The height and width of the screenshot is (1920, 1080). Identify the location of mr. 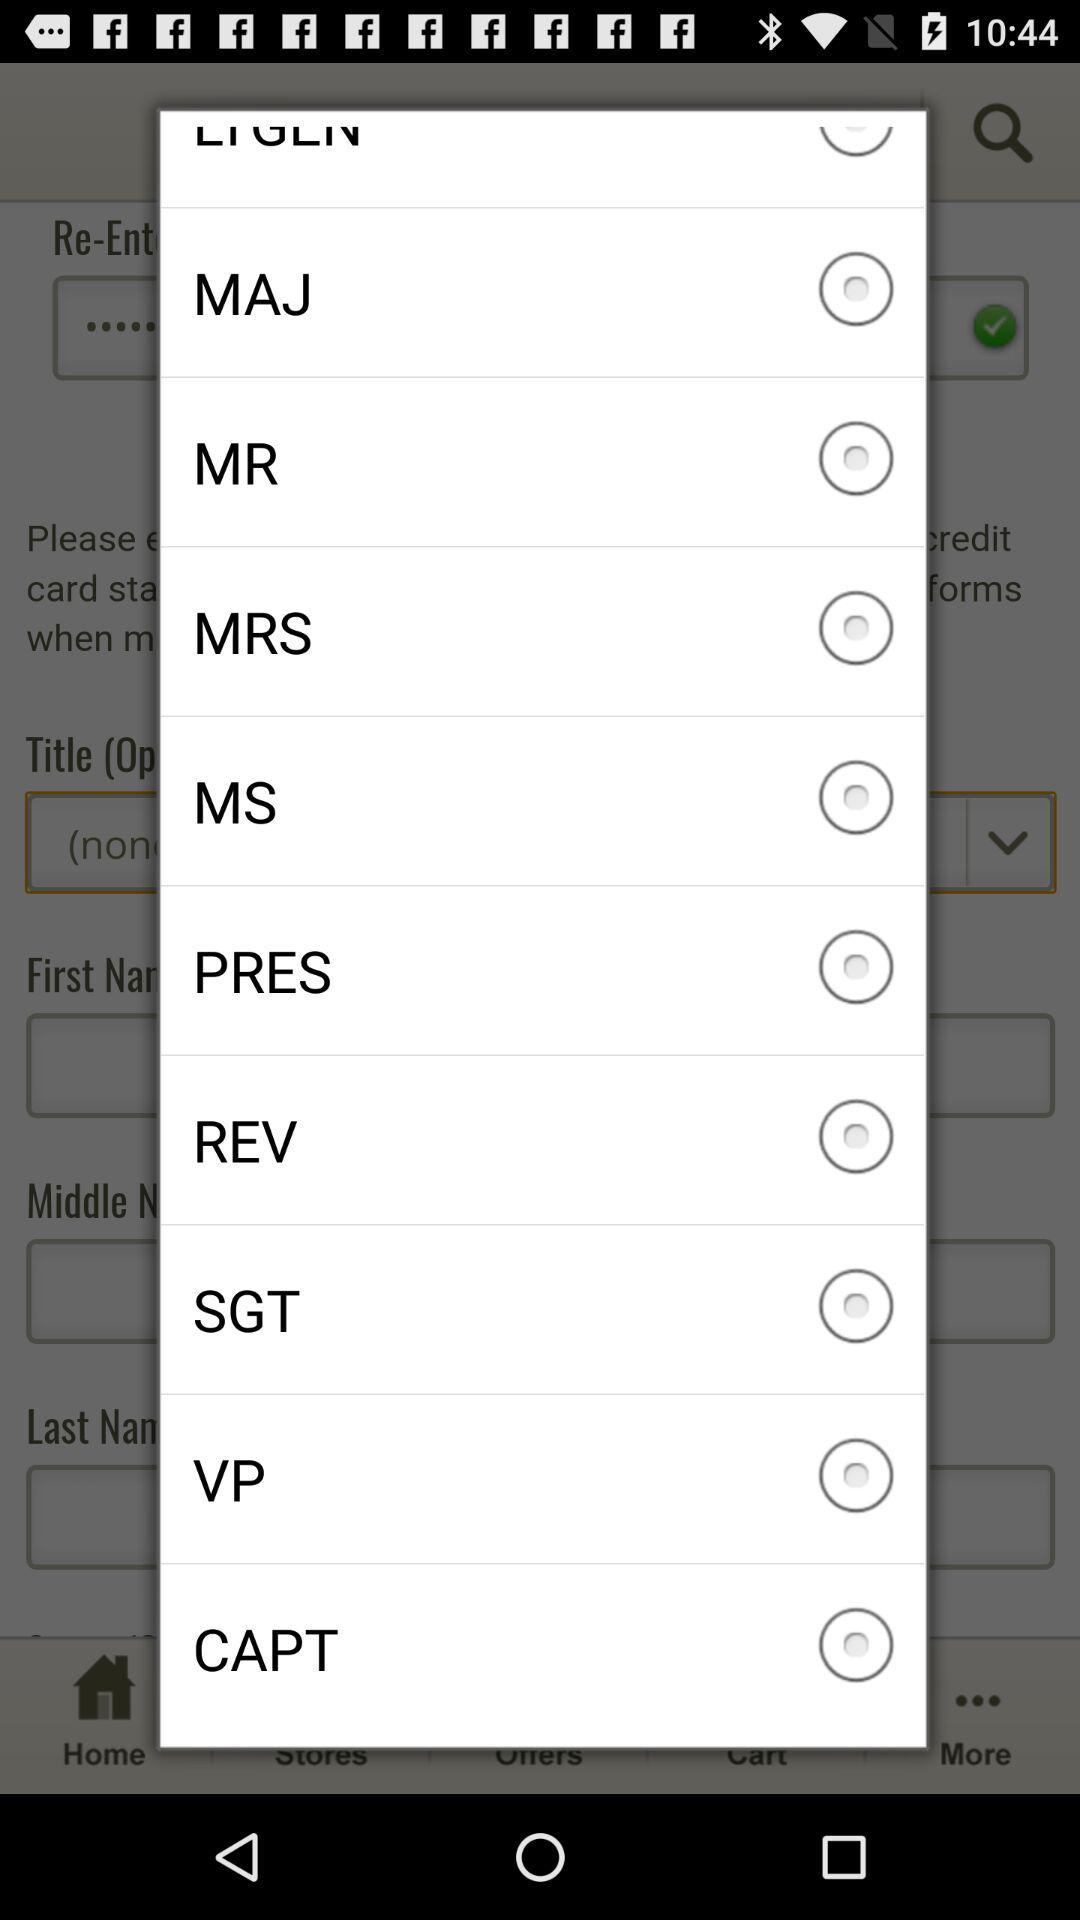
(542, 460).